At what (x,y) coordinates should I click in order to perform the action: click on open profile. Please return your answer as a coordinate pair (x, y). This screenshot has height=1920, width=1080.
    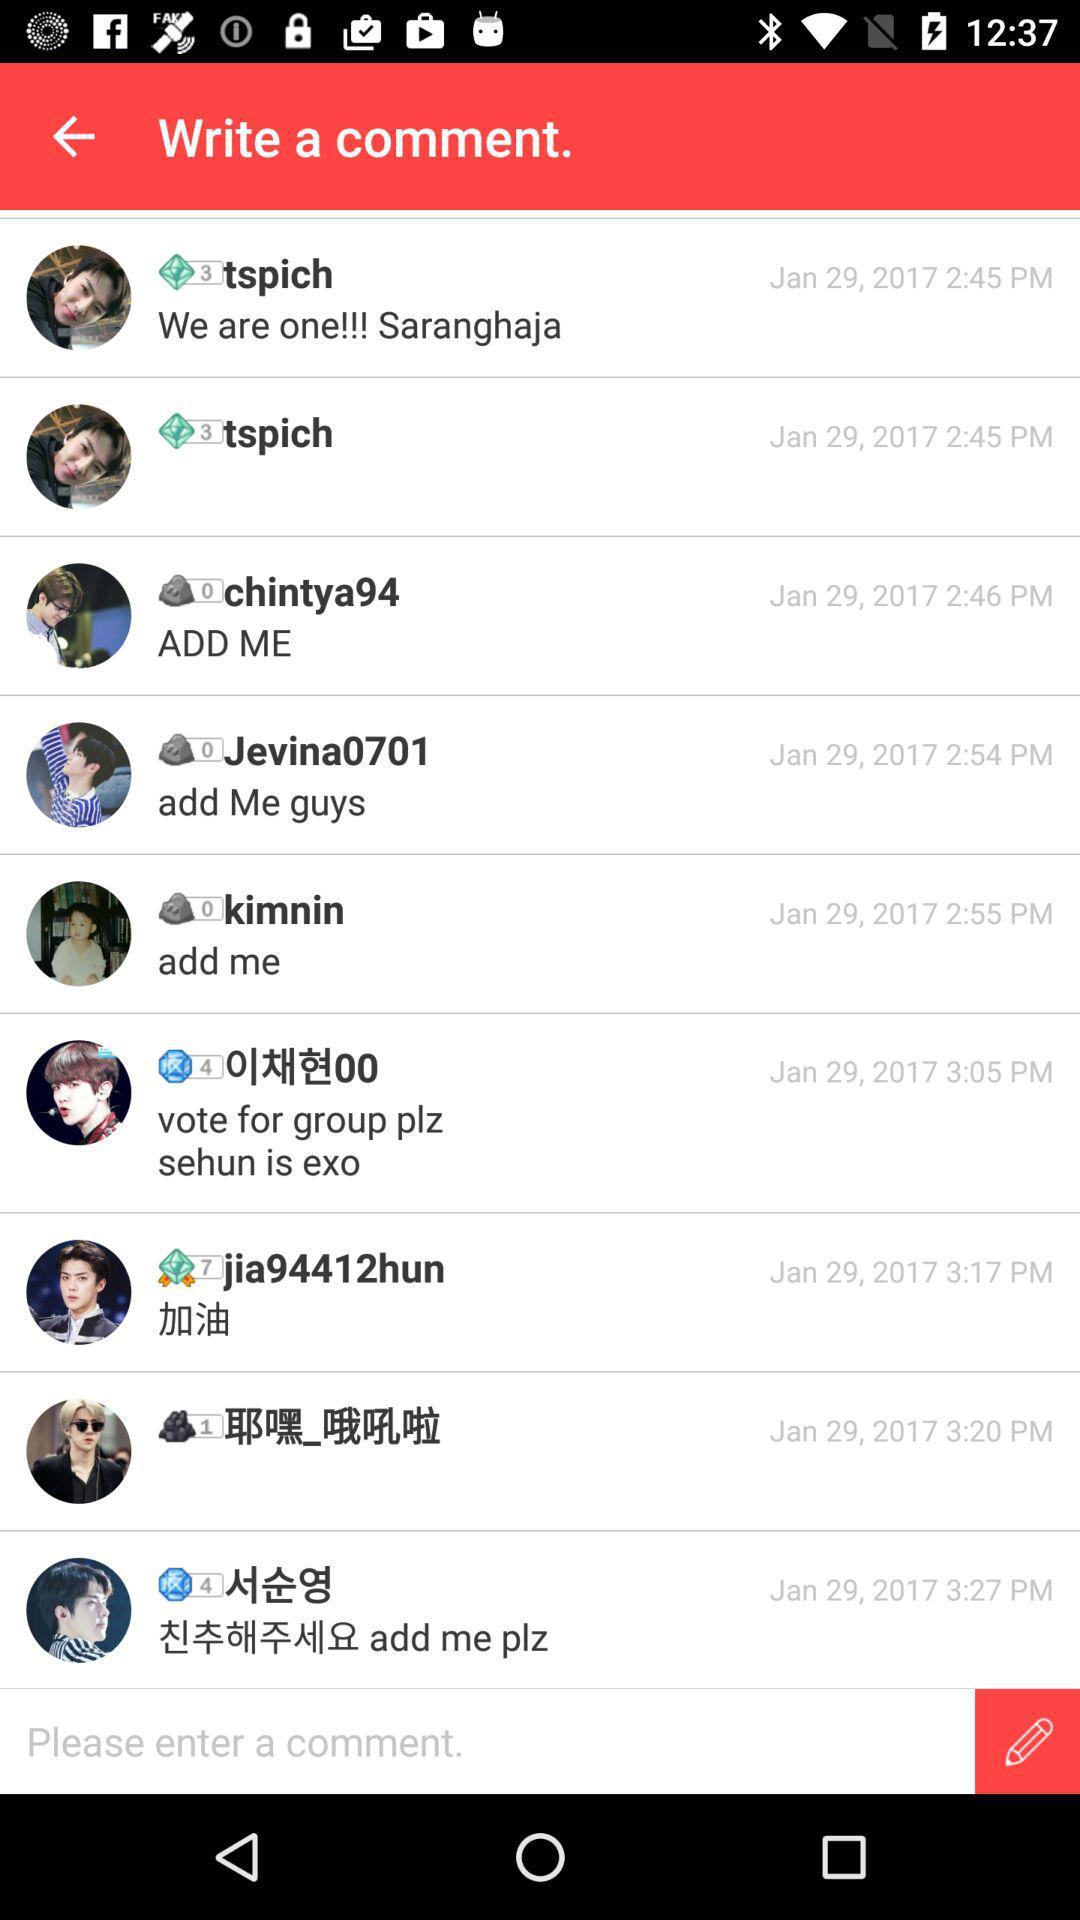
    Looking at the image, I should click on (77, 296).